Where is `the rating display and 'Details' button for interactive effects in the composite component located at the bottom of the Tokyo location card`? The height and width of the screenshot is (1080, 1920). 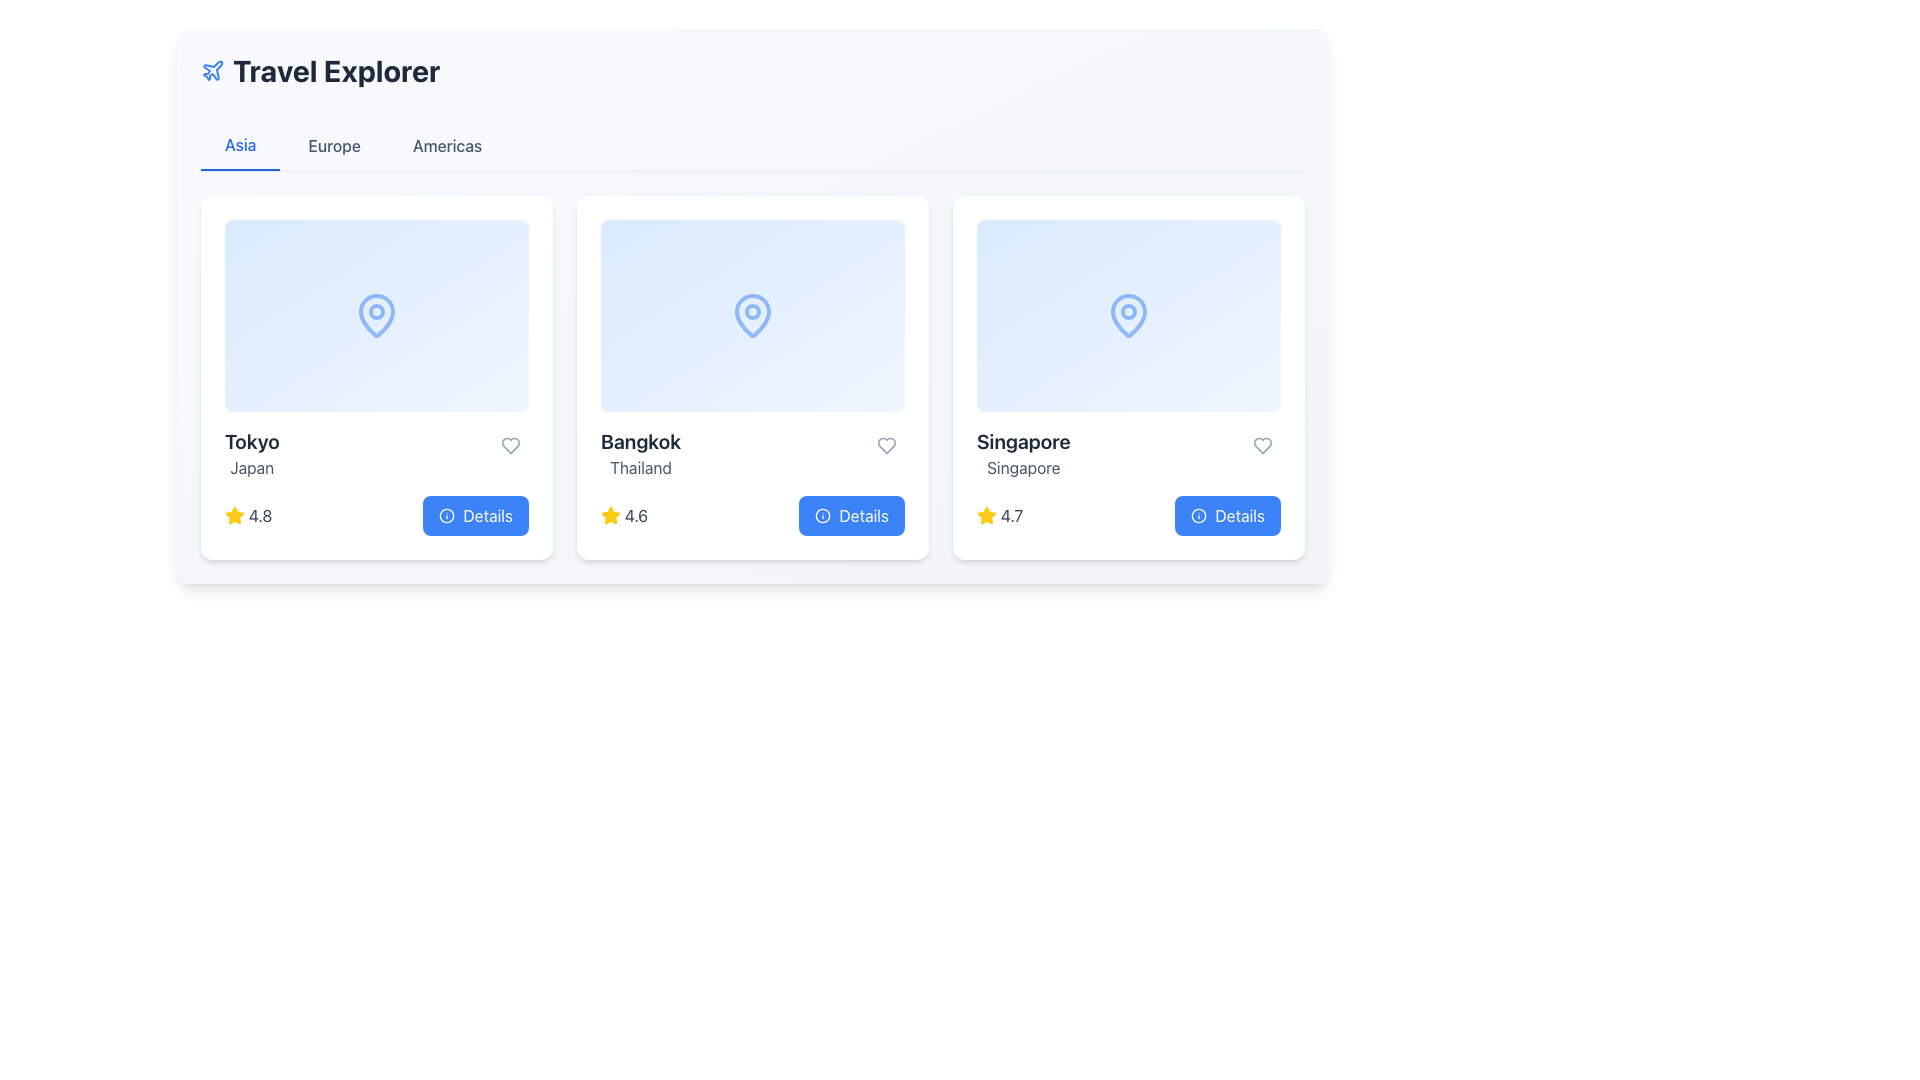 the rating display and 'Details' button for interactive effects in the composite component located at the bottom of the Tokyo location card is located at coordinates (377, 515).